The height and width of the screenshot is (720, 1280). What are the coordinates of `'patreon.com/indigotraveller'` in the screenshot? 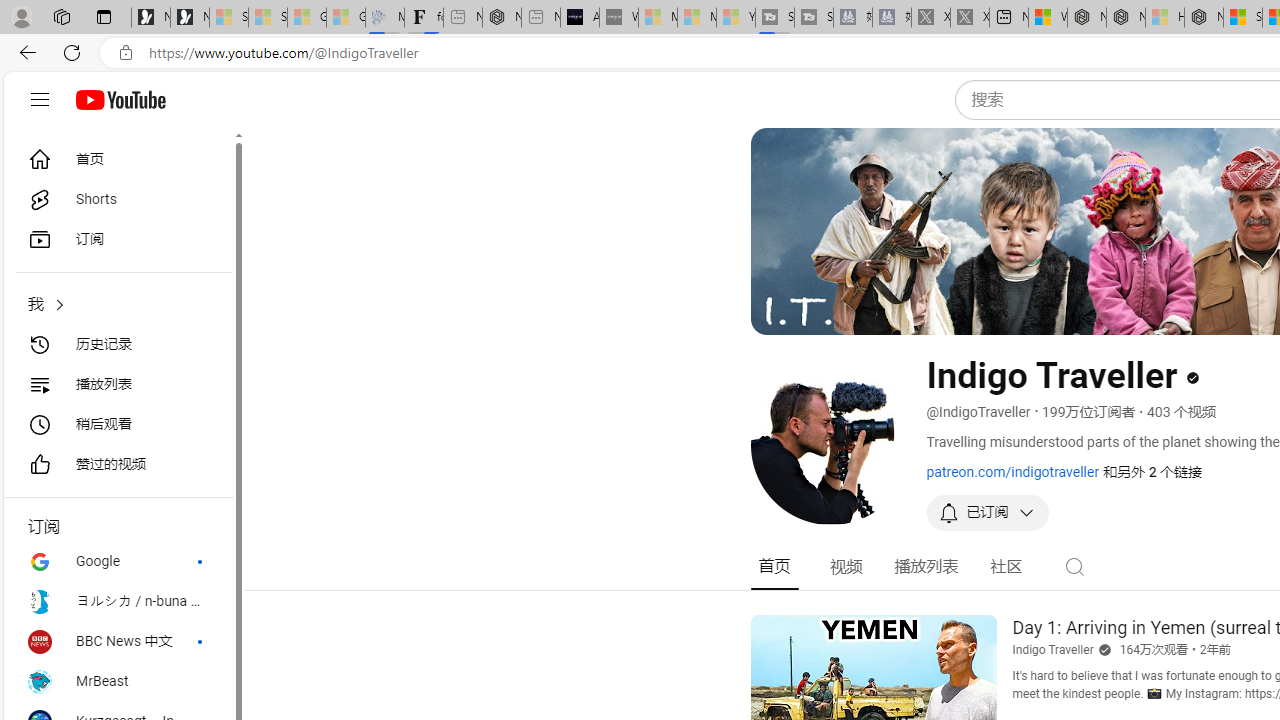 It's located at (1012, 471).